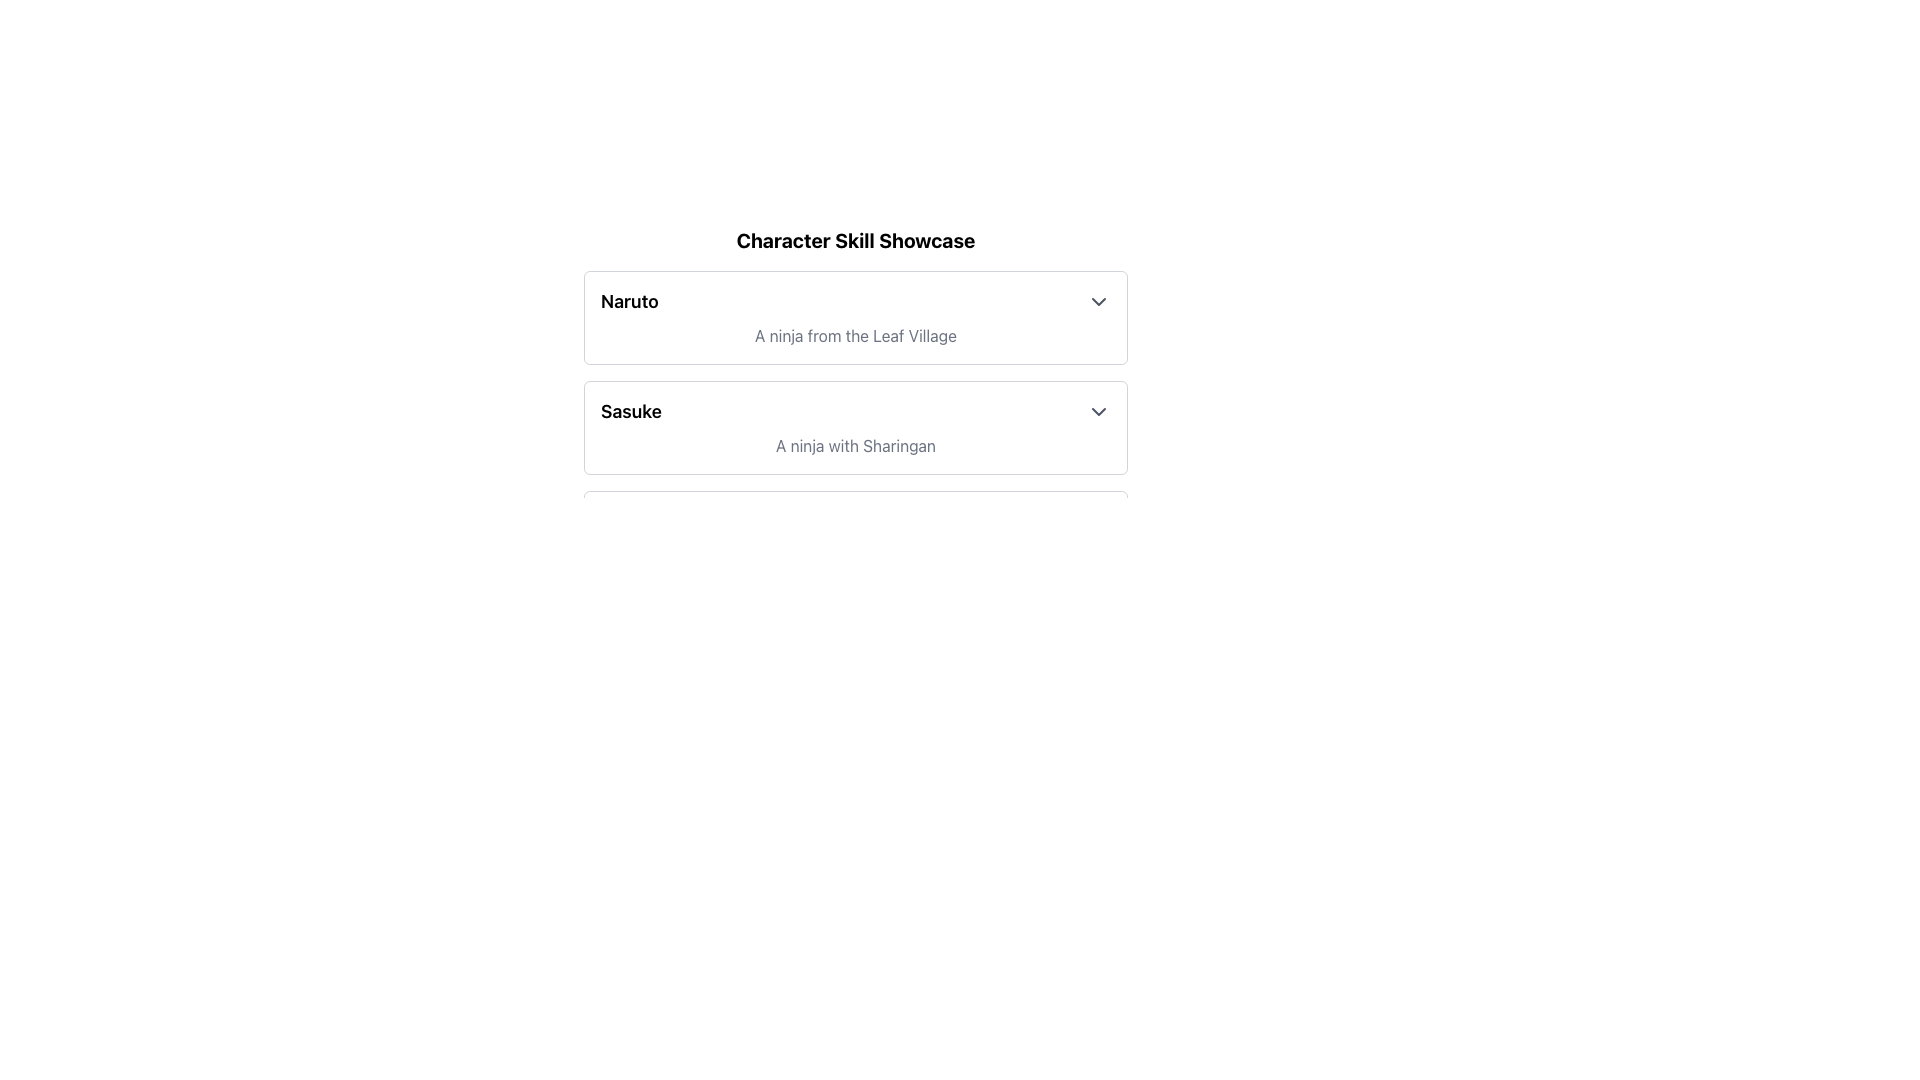 Image resolution: width=1920 pixels, height=1080 pixels. What do you see at coordinates (855, 445) in the screenshot?
I see `the text label displaying 'A ninja with Sharingan', which is styled in gray and positioned beneath the main title 'Sasuke'` at bounding box center [855, 445].